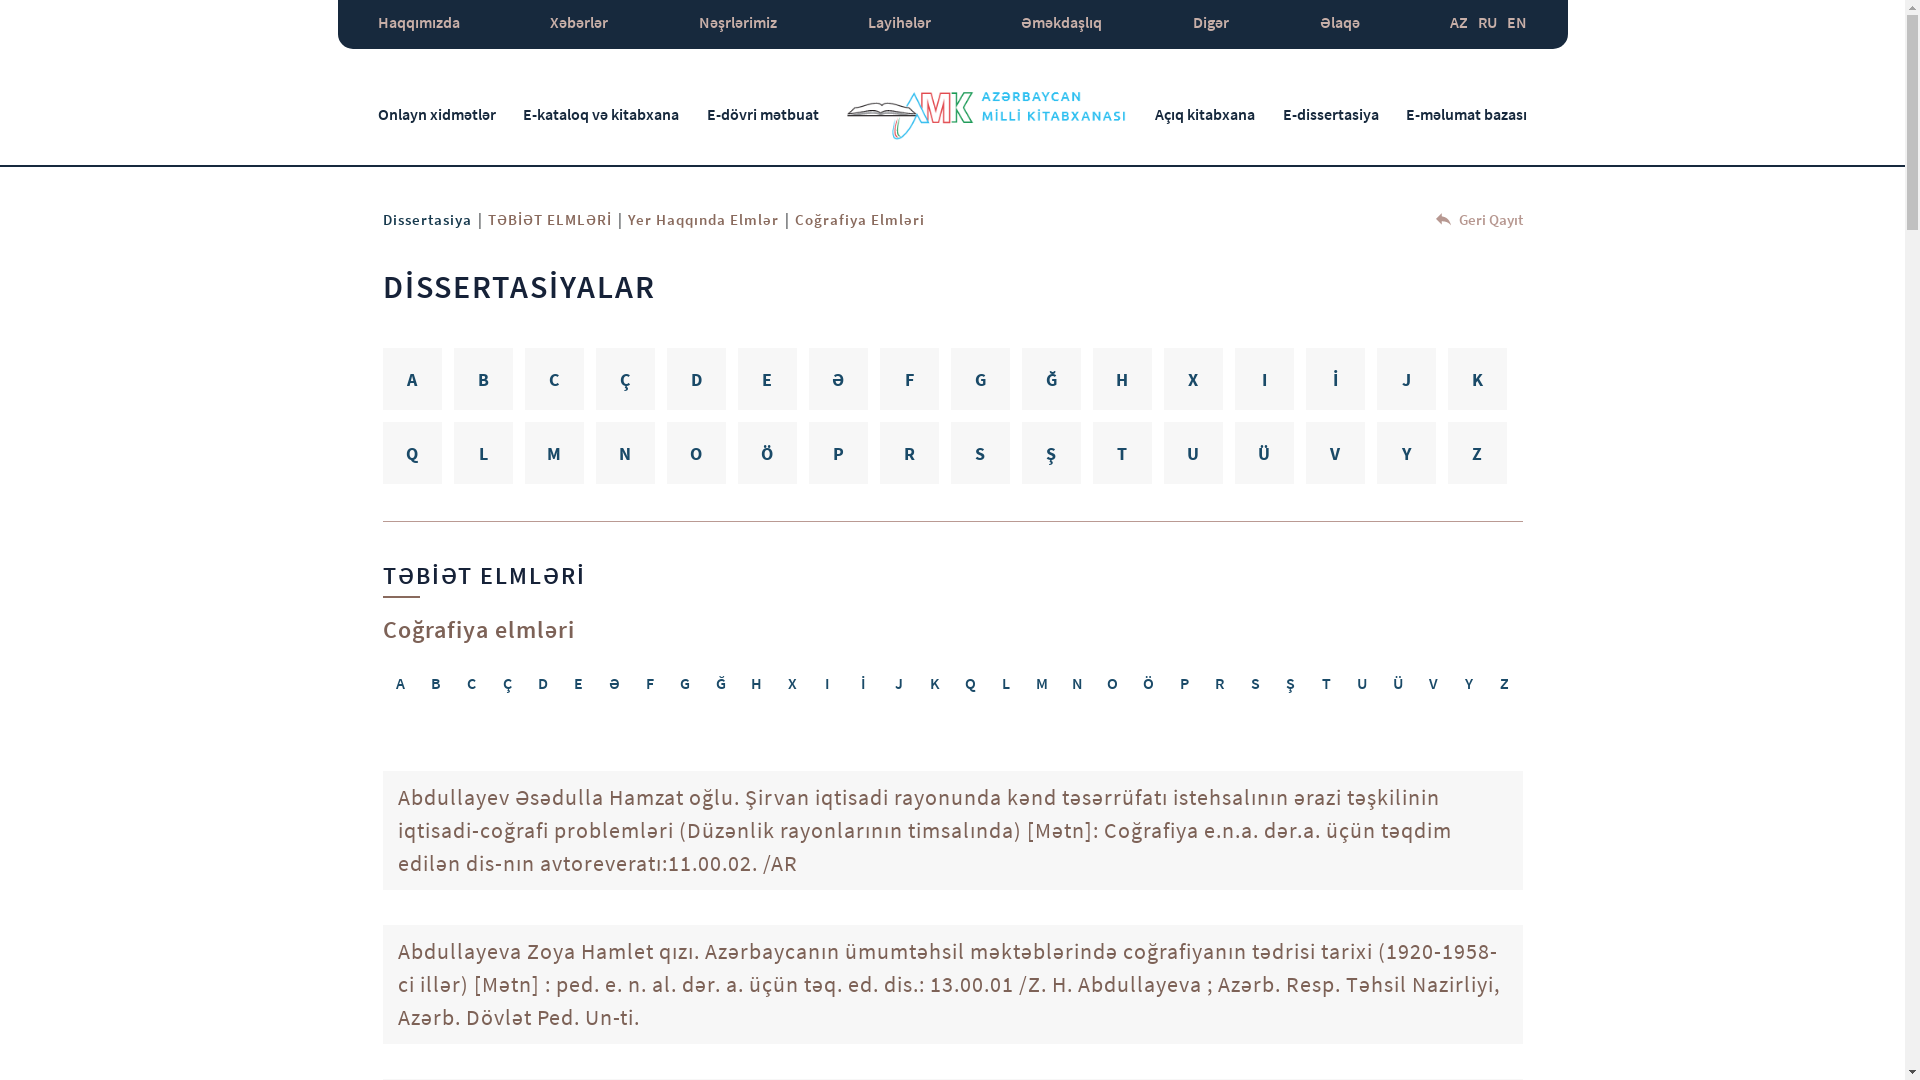  What do you see at coordinates (435, 681) in the screenshot?
I see `'B'` at bounding box center [435, 681].